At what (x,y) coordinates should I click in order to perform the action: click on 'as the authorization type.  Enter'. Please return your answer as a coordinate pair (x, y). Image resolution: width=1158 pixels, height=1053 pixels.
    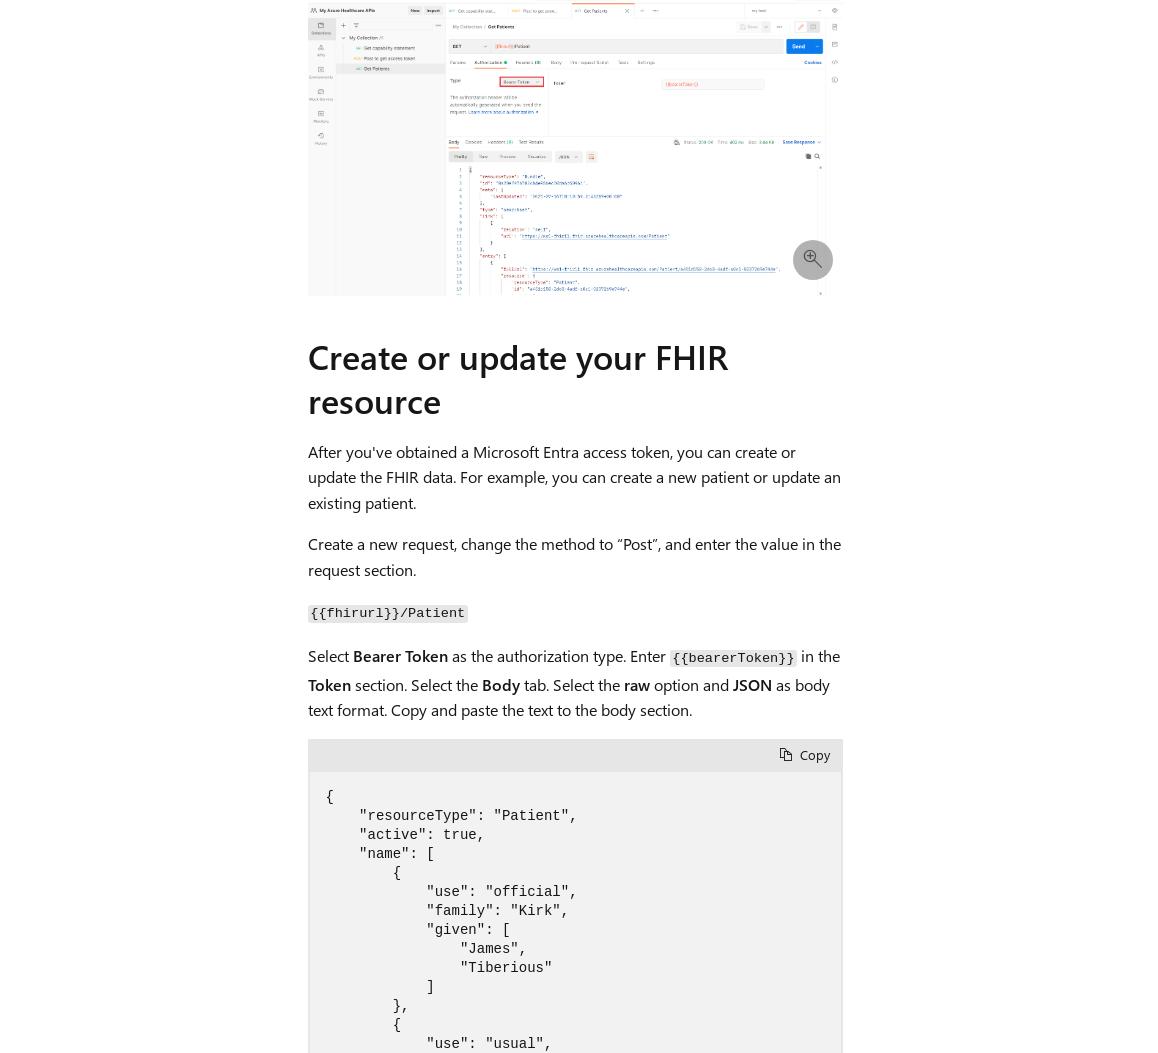
    Looking at the image, I should click on (558, 654).